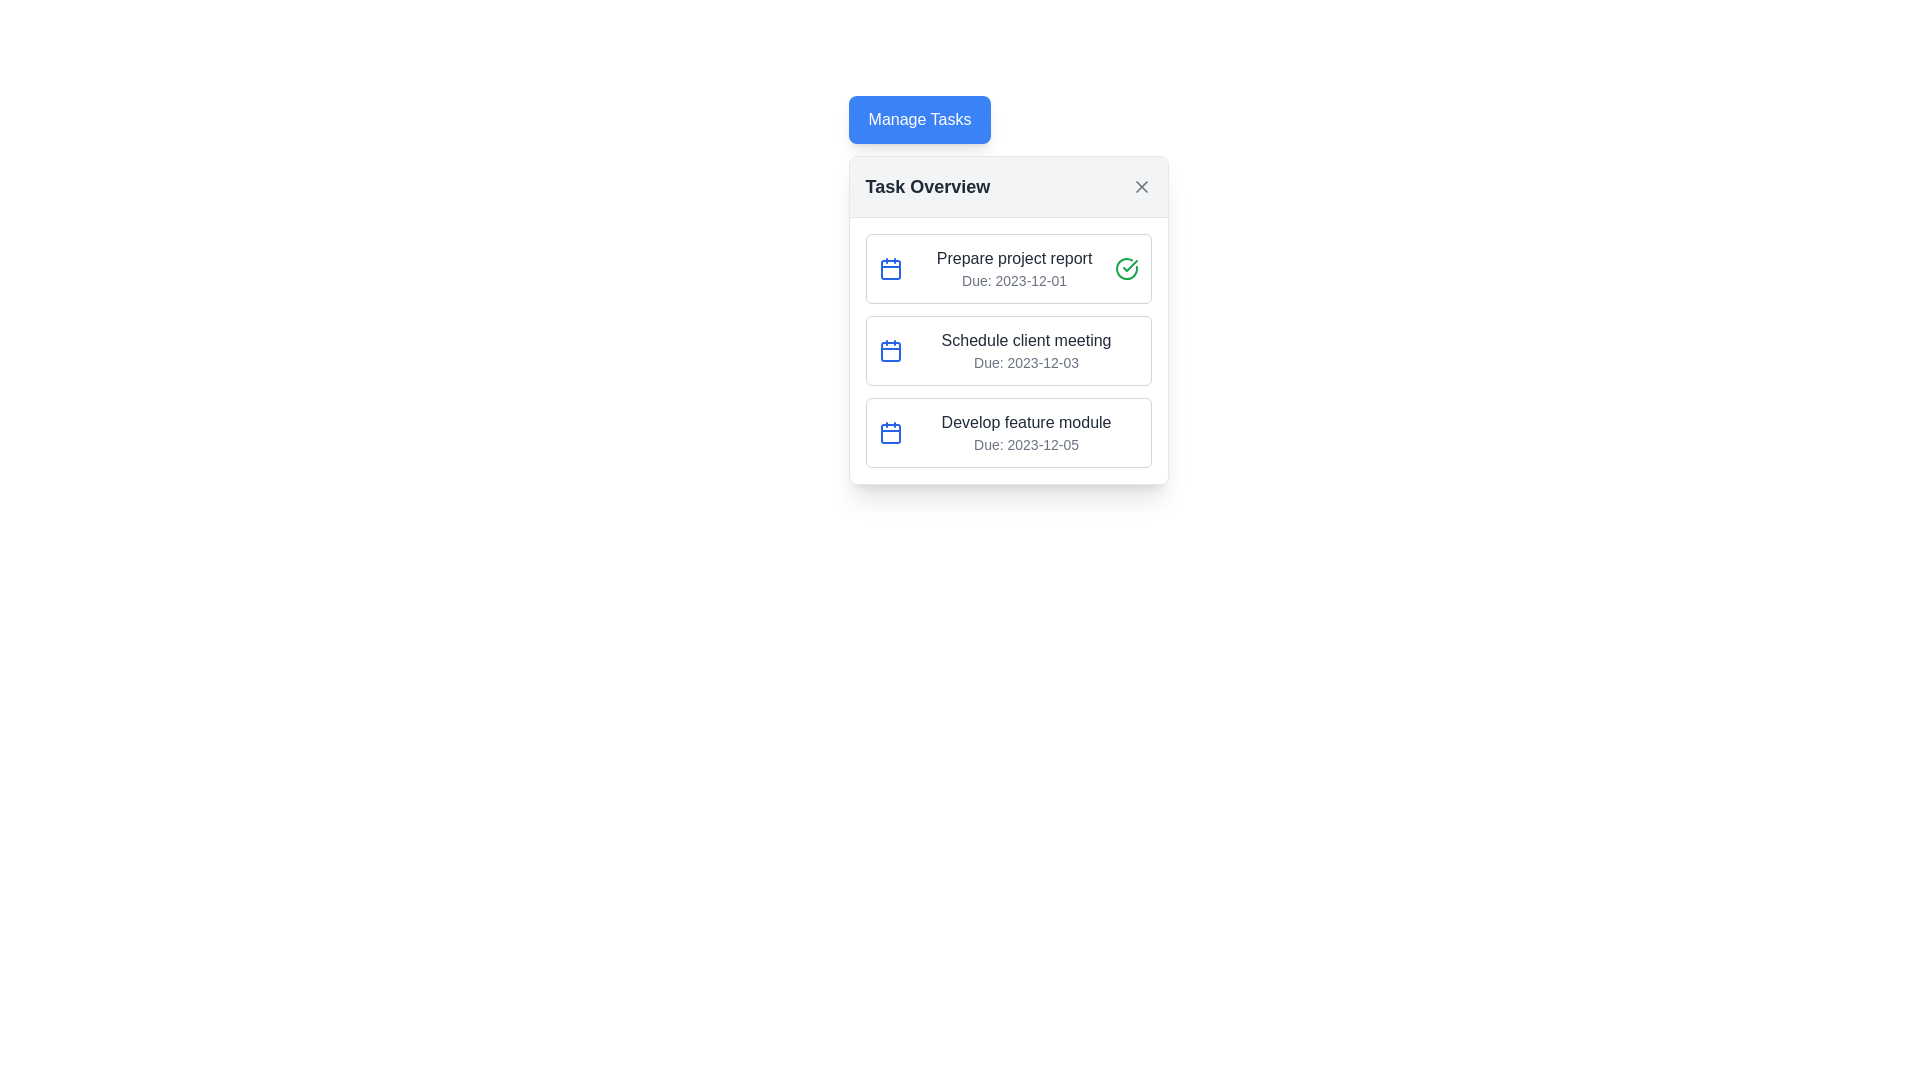 The image size is (1920, 1080). What do you see at coordinates (1014, 281) in the screenshot?
I see `the text element displaying 'Due: 2023-12-01', which appears in light gray color below the task title 'Prepare project report' in the 'Task Overview' panel` at bounding box center [1014, 281].